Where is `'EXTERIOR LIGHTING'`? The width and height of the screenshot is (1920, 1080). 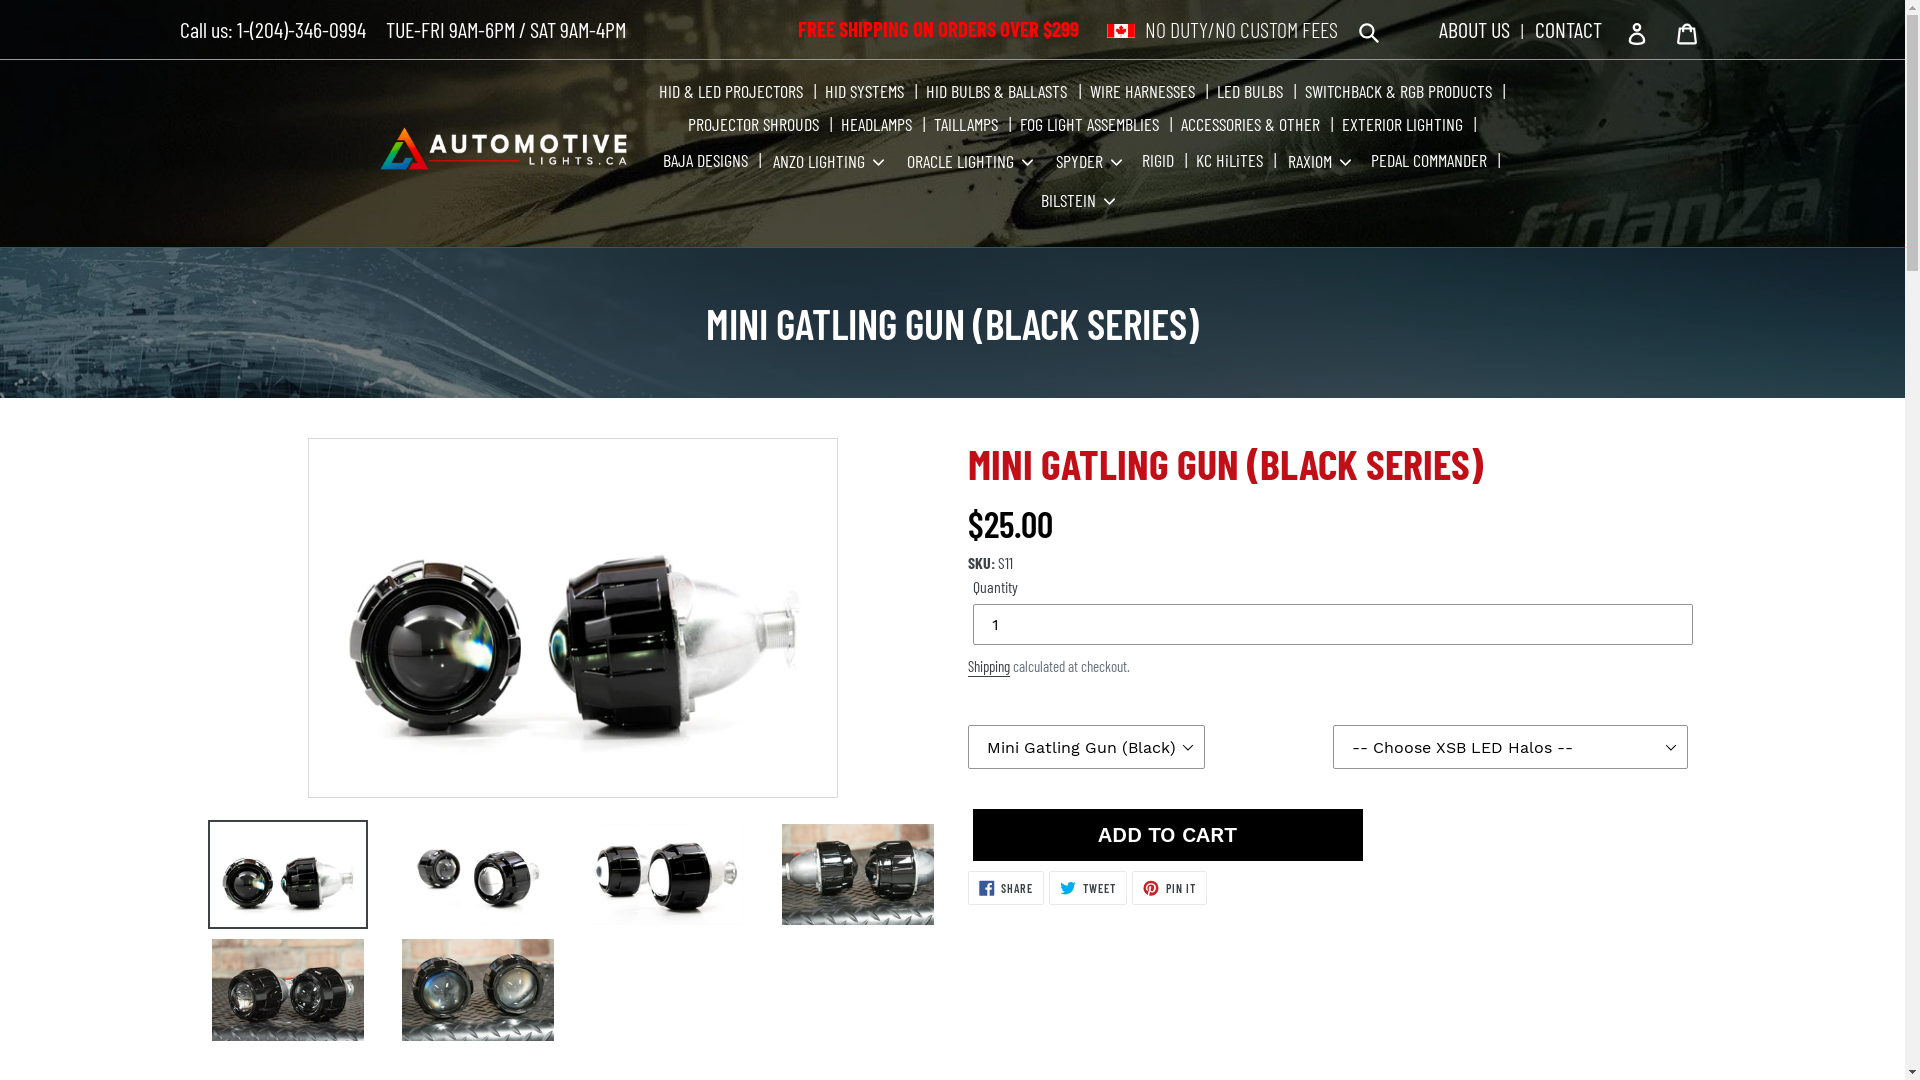 'EXTERIOR LIGHTING' is located at coordinates (1334, 124).